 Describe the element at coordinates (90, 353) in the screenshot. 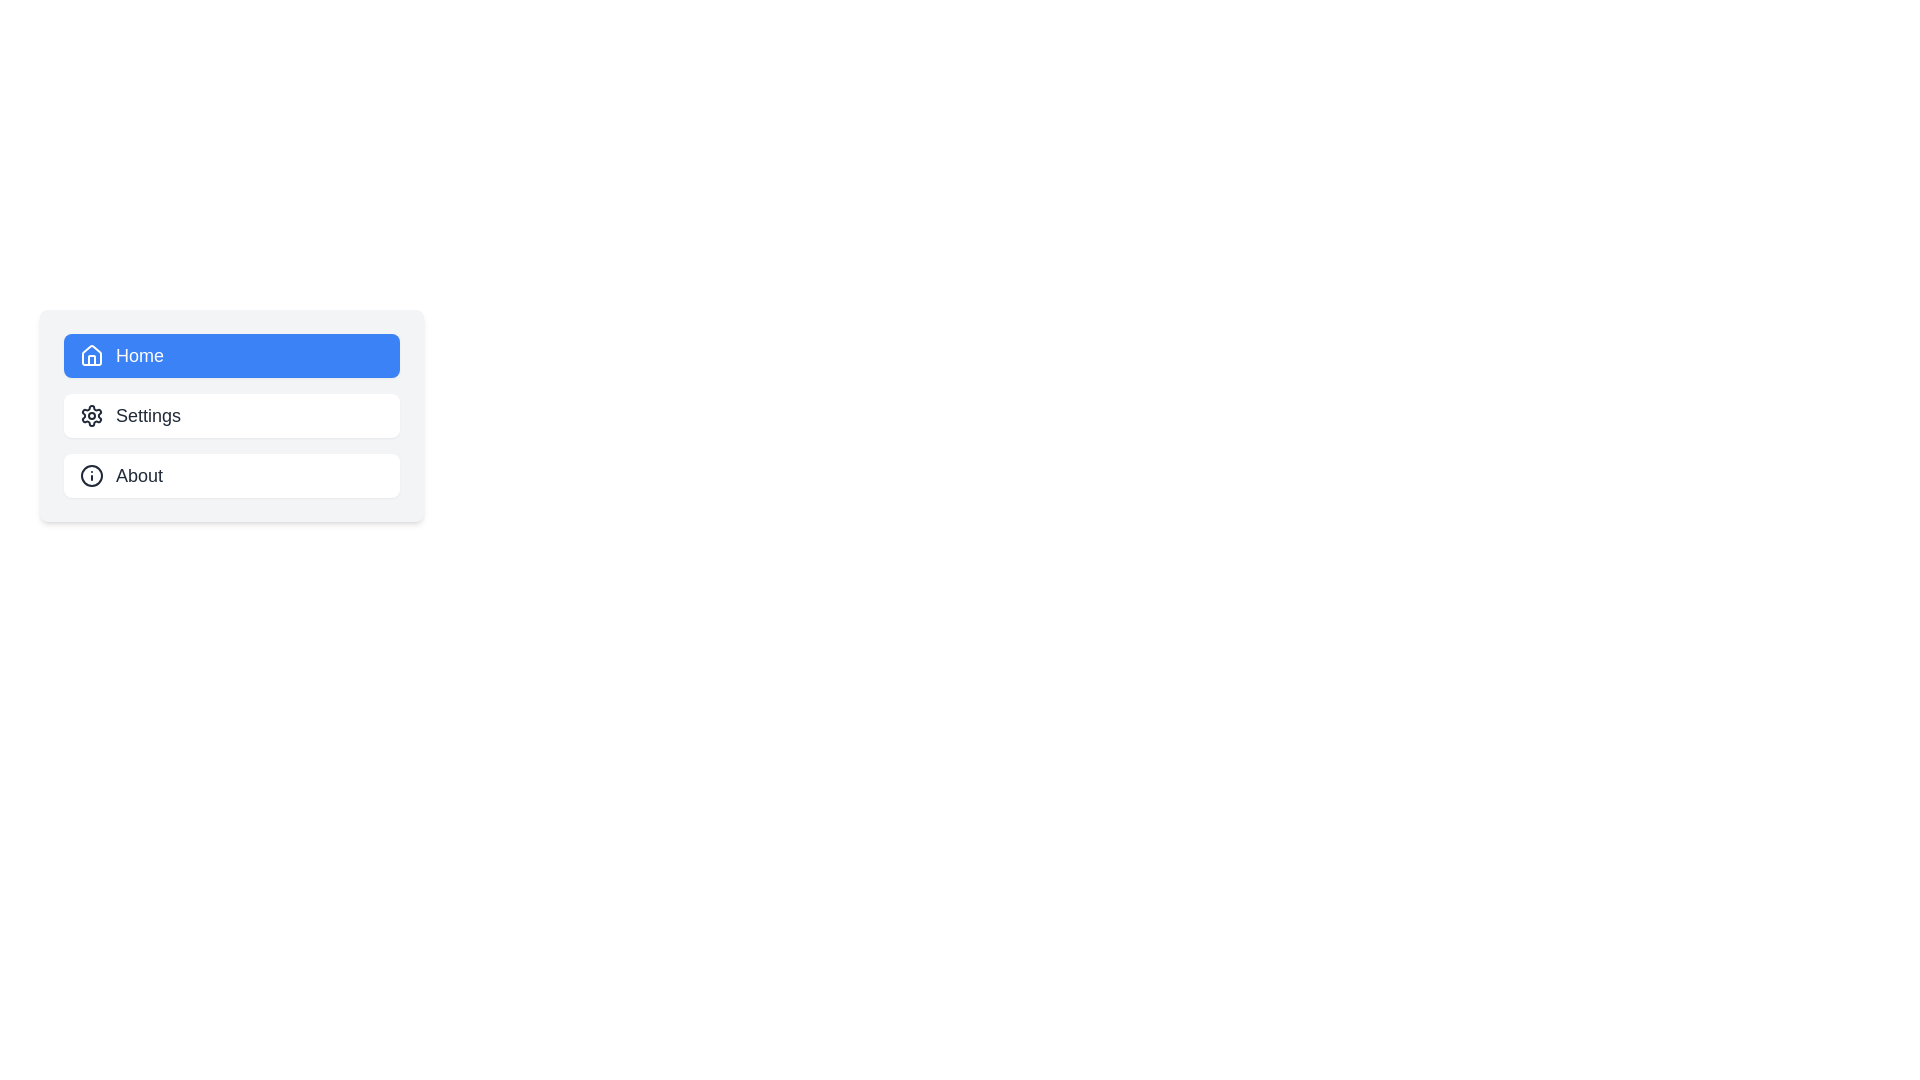

I see `the house-shaped icon with a triangular roof and rectangular body located in the 'Home' menu item at the top of the vertical menu layout` at that location.